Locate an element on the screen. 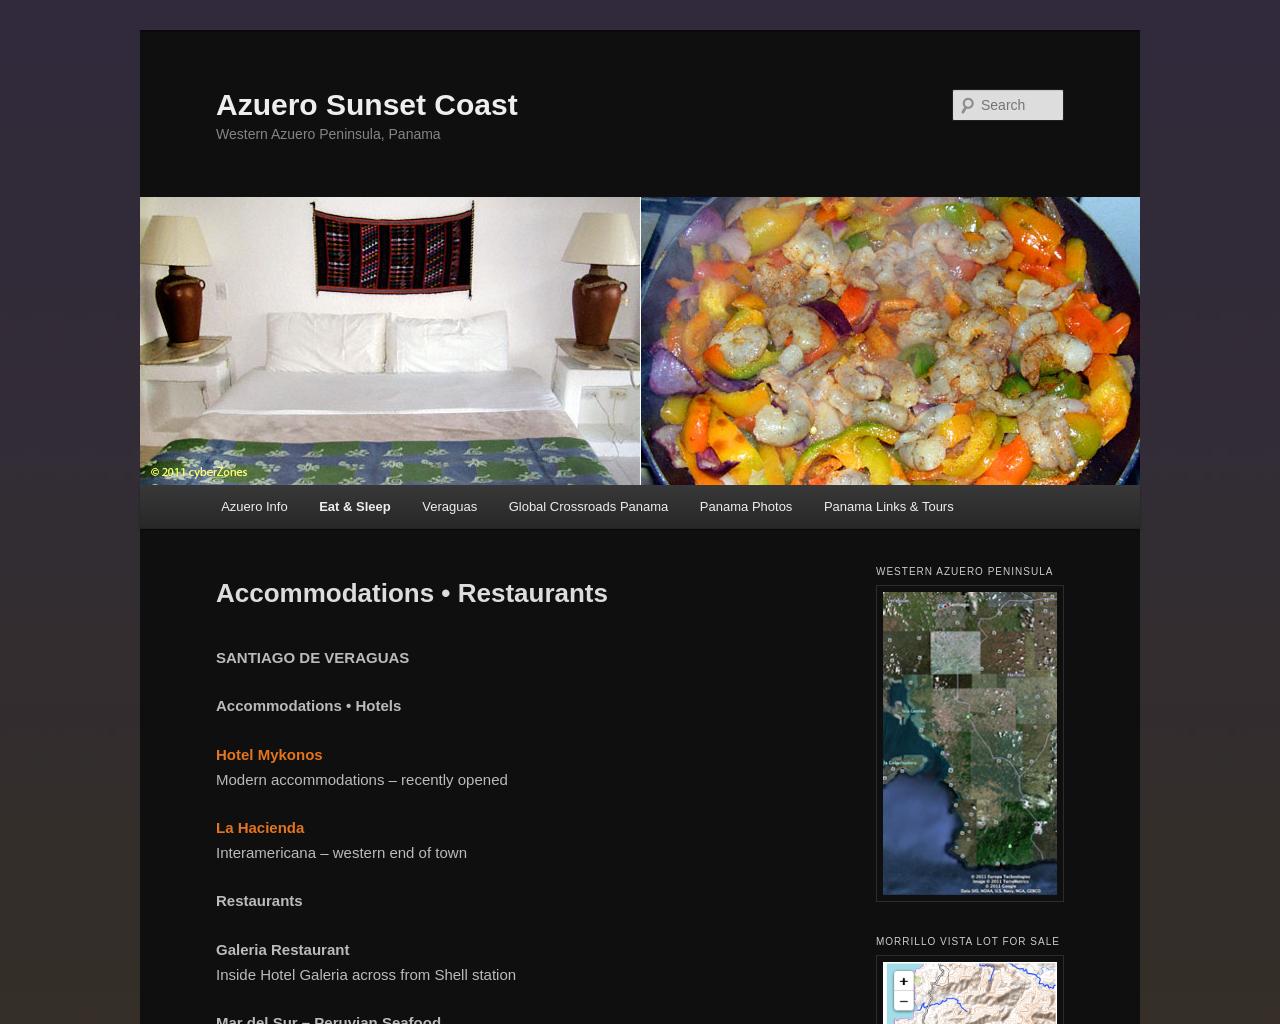 The image size is (1280, 1024). 'Interamericana – western end of town' is located at coordinates (340, 850).